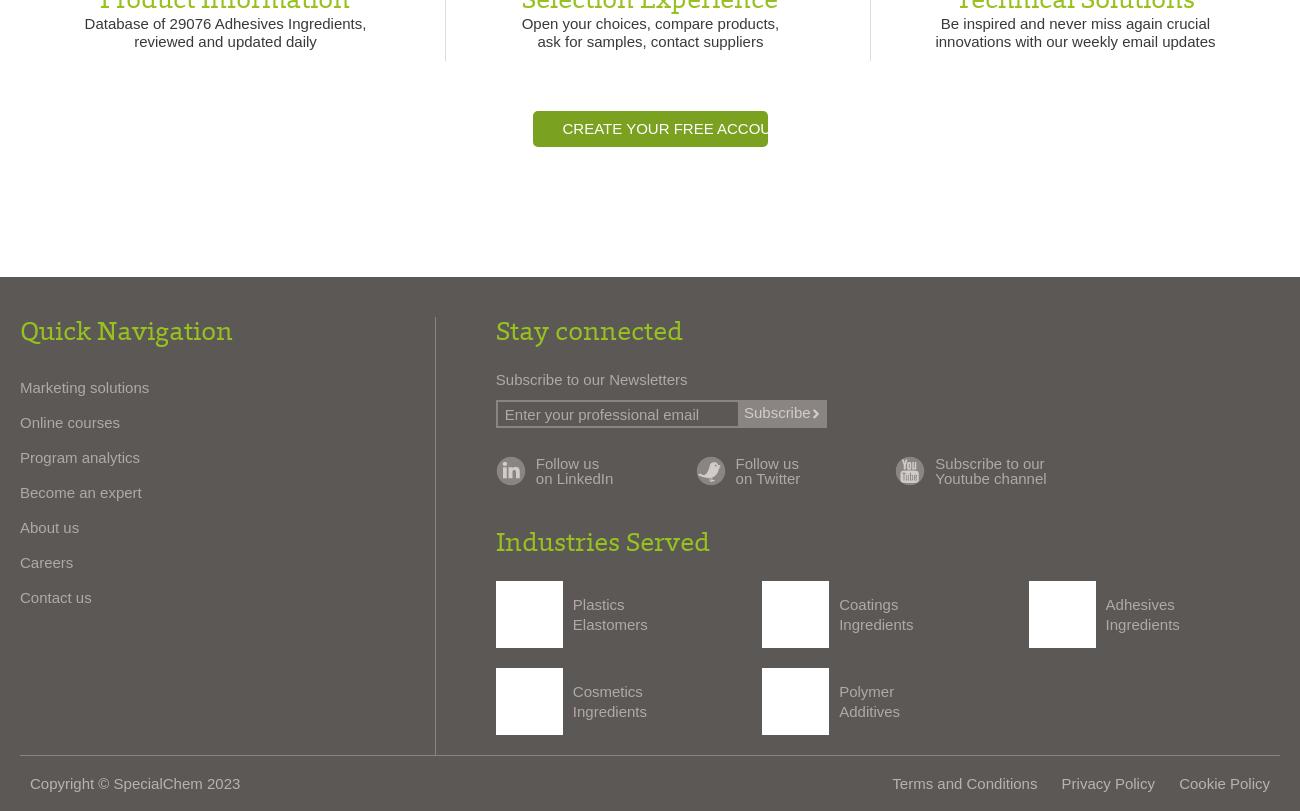 The height and width of the screenshot is (811, 1300). I want to click on 'Cosmetics', so click(606, 690).